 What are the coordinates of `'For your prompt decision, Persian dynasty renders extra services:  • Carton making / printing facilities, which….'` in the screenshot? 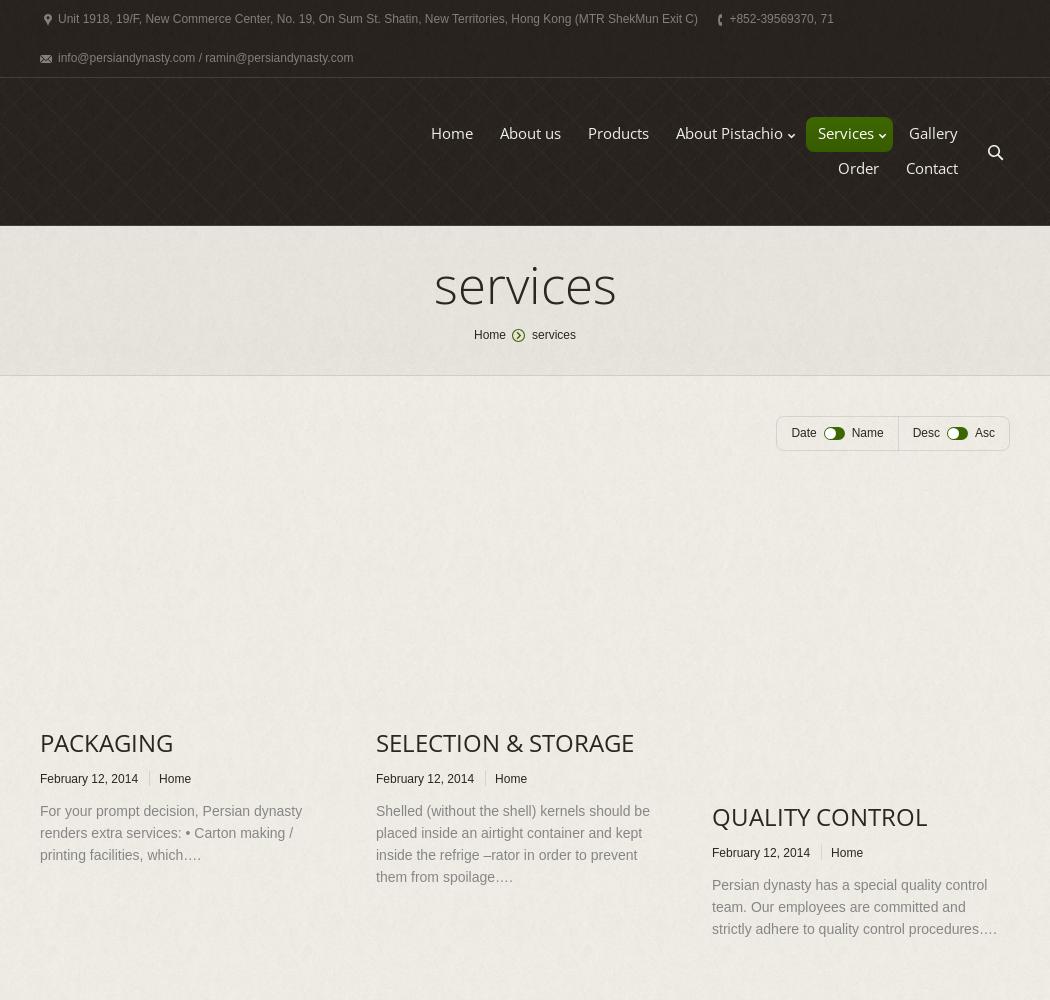 It's located at (171, 832).